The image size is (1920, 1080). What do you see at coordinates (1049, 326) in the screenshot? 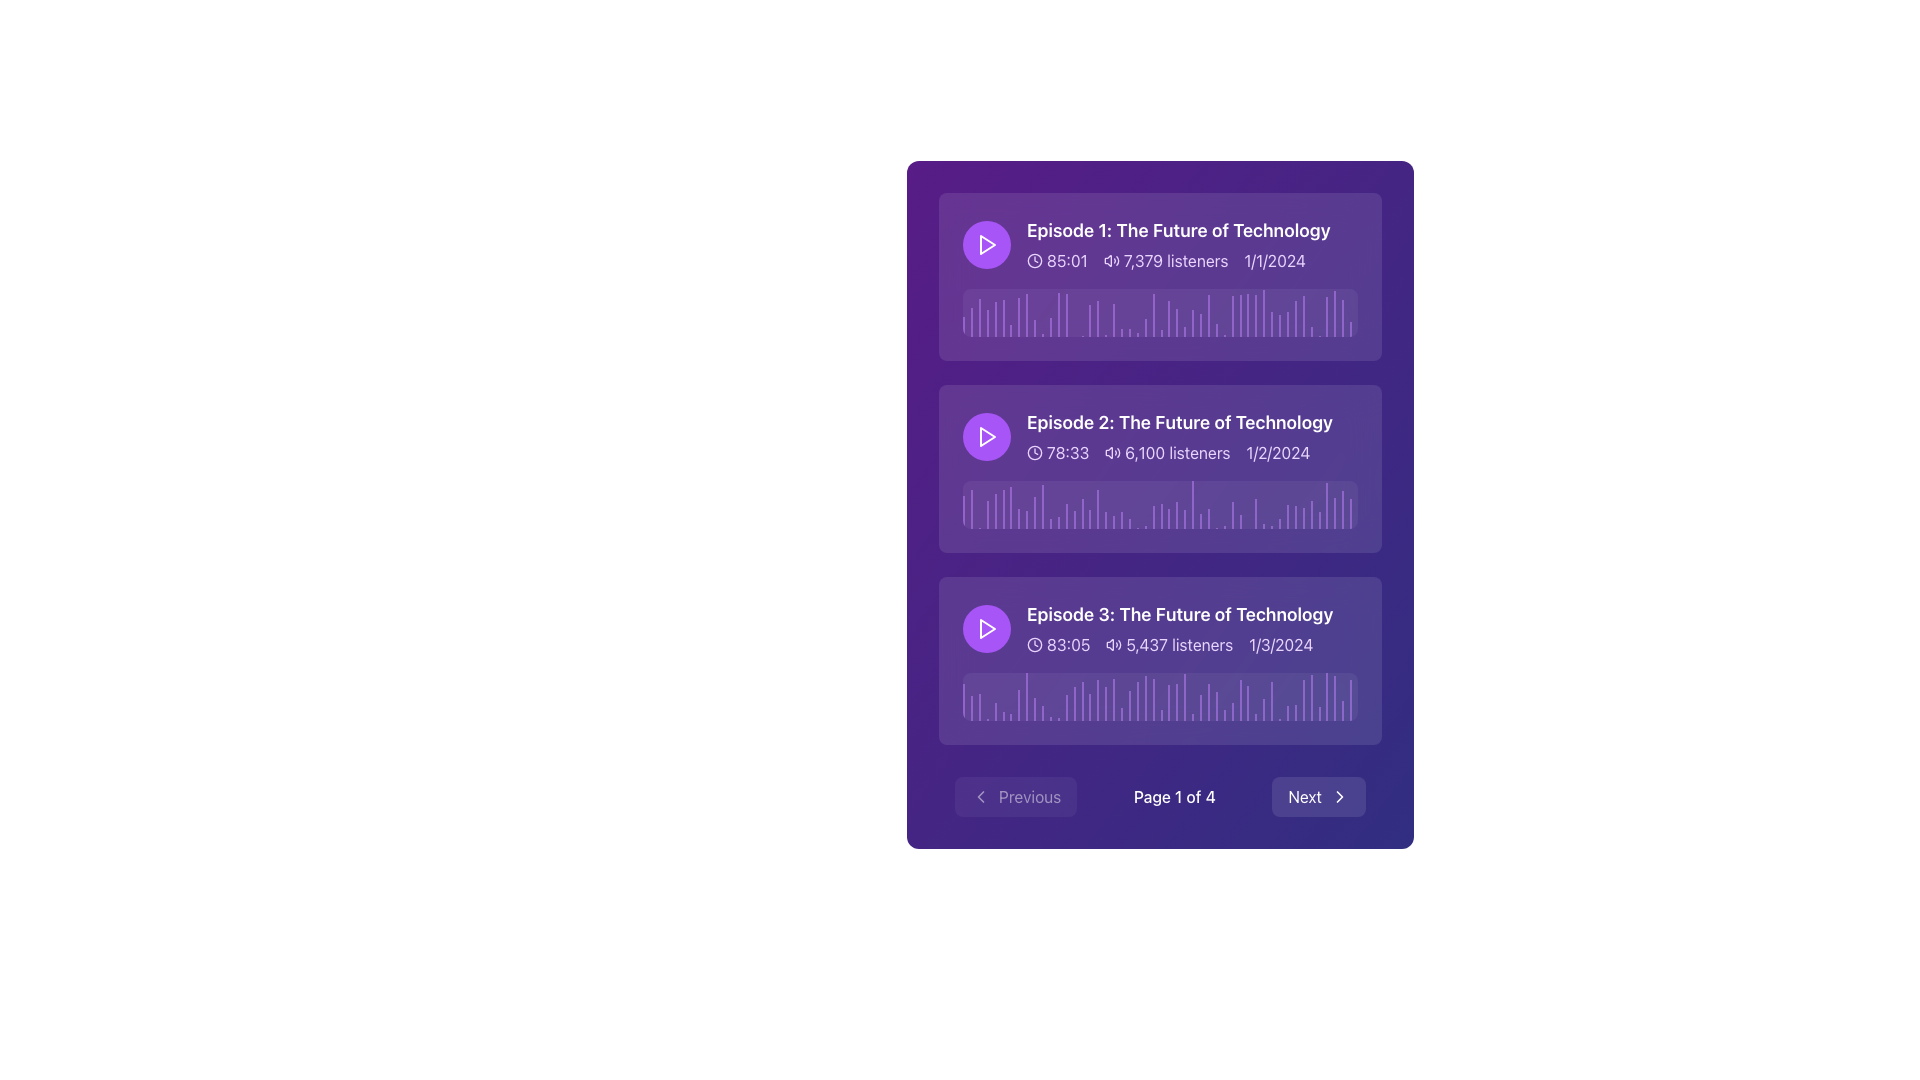
I see `the thin vertical purple graphical bar located in the first episode card, below the title and metadata, among a set of similar vertical elements` at bounding box center [1049, 326].